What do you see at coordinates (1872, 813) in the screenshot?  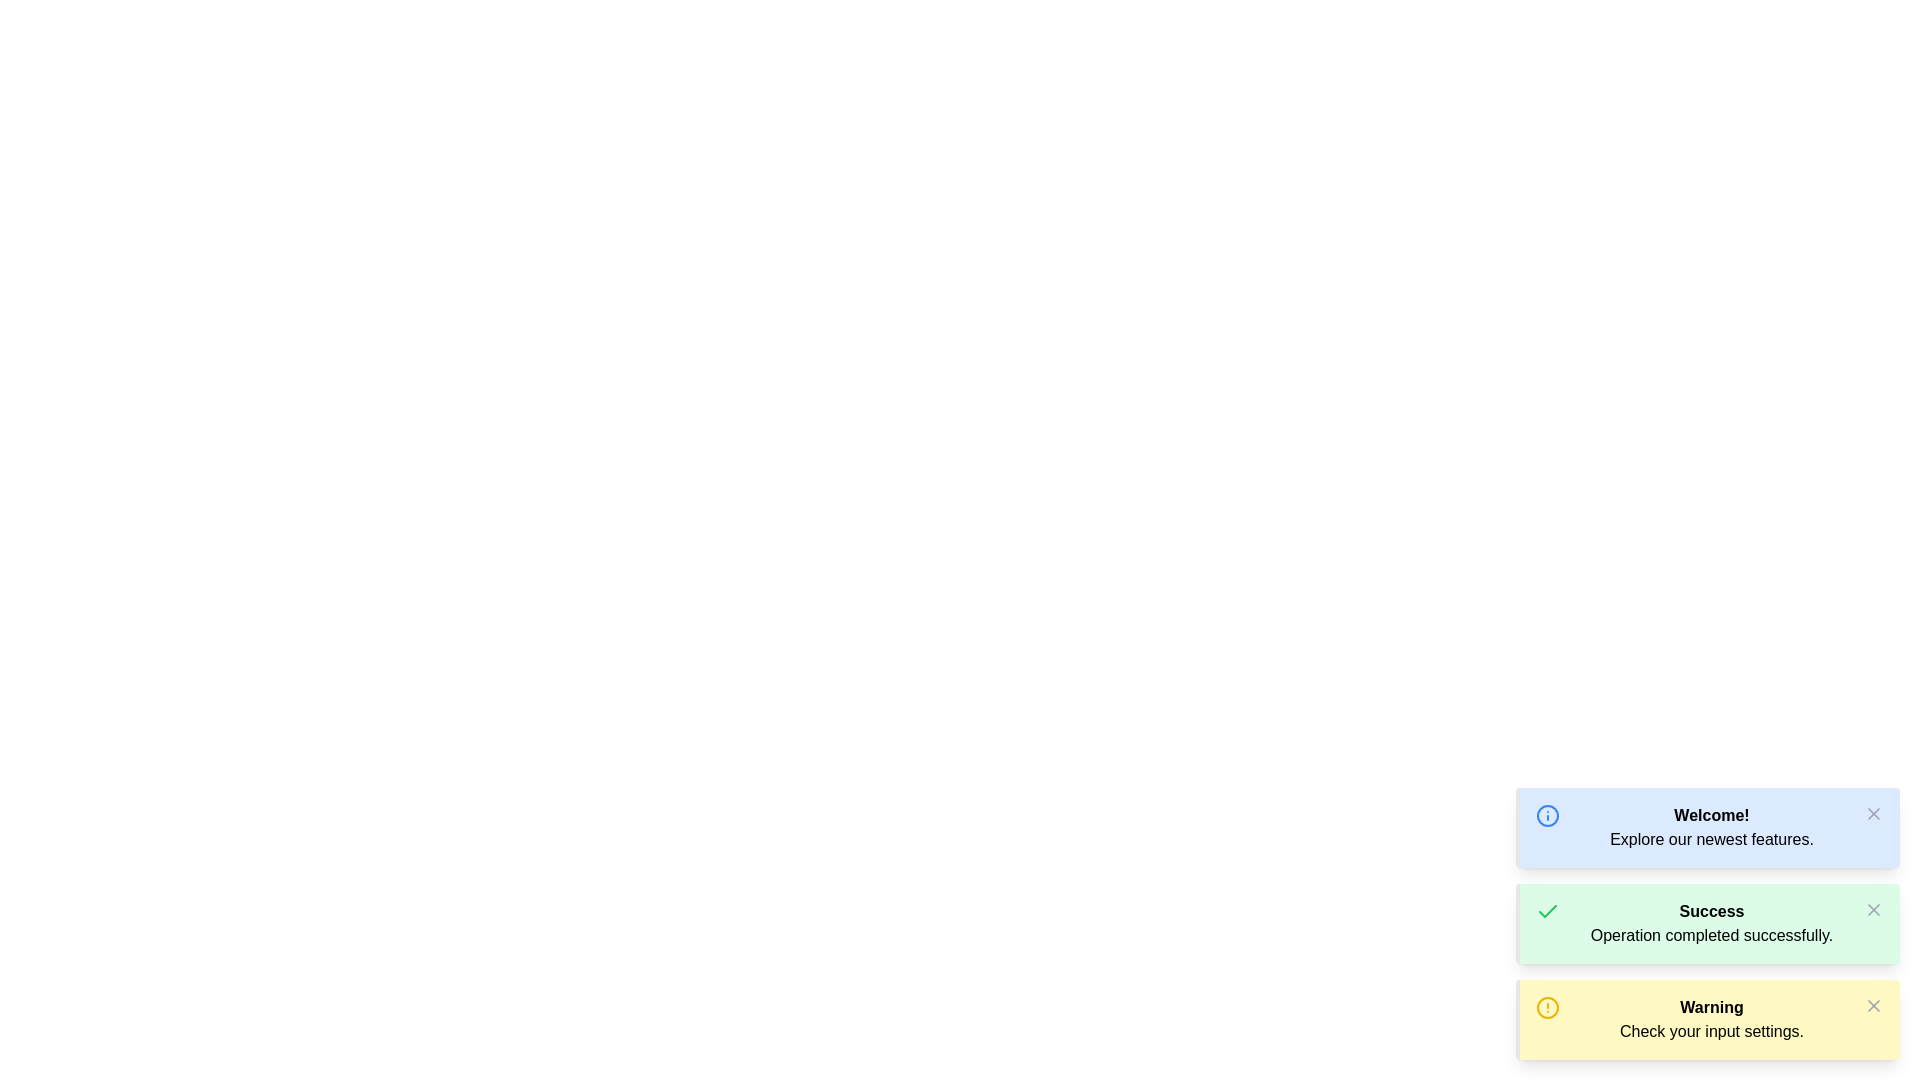 I see `the close 'X' button located at the top-right corner of the blue 'Welcome!' notification box to change its color` at bounding box center [1872, 813].